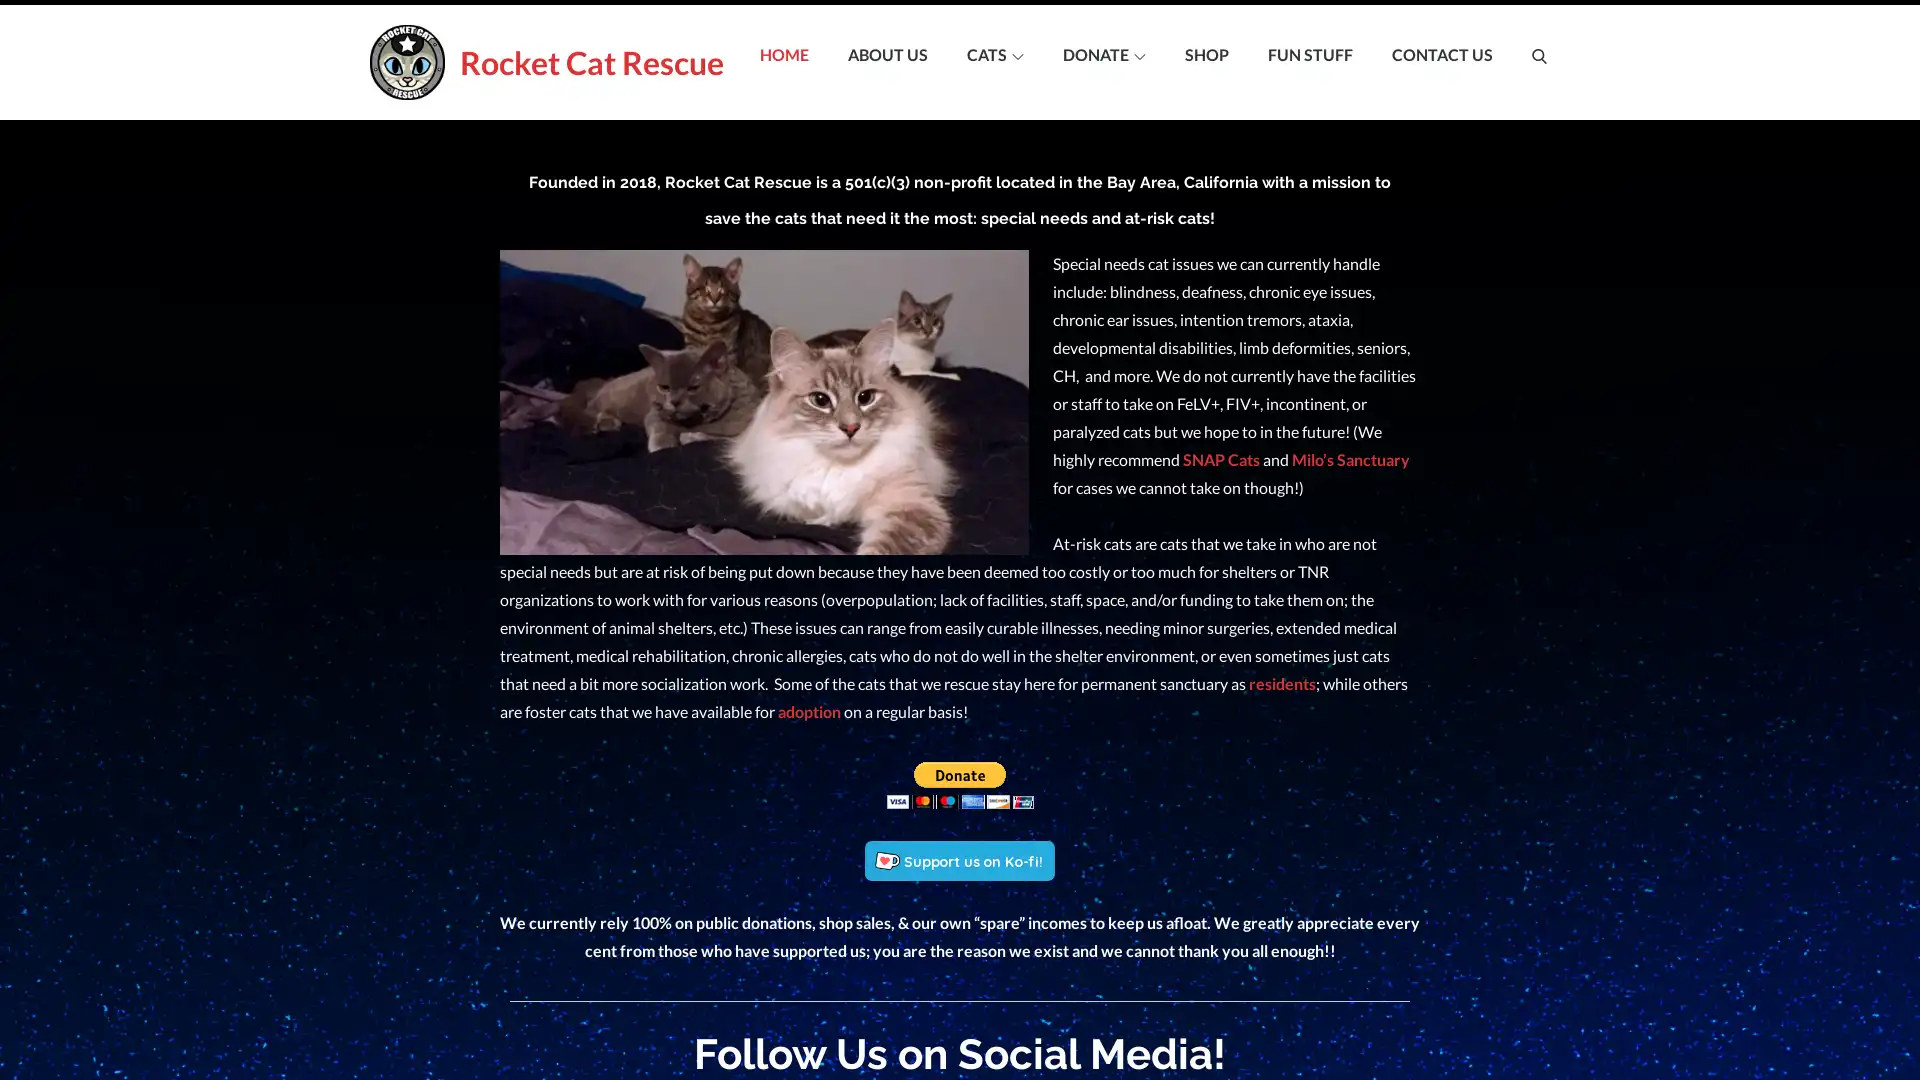 Image resolution: width=1920 pixels, height=1080 pixels. What do you see at coordinates (958, 773) in the screenshot?
I see `Make your payments with PayPal. It is free, secure, effective.` at bounding box center [958, 773].